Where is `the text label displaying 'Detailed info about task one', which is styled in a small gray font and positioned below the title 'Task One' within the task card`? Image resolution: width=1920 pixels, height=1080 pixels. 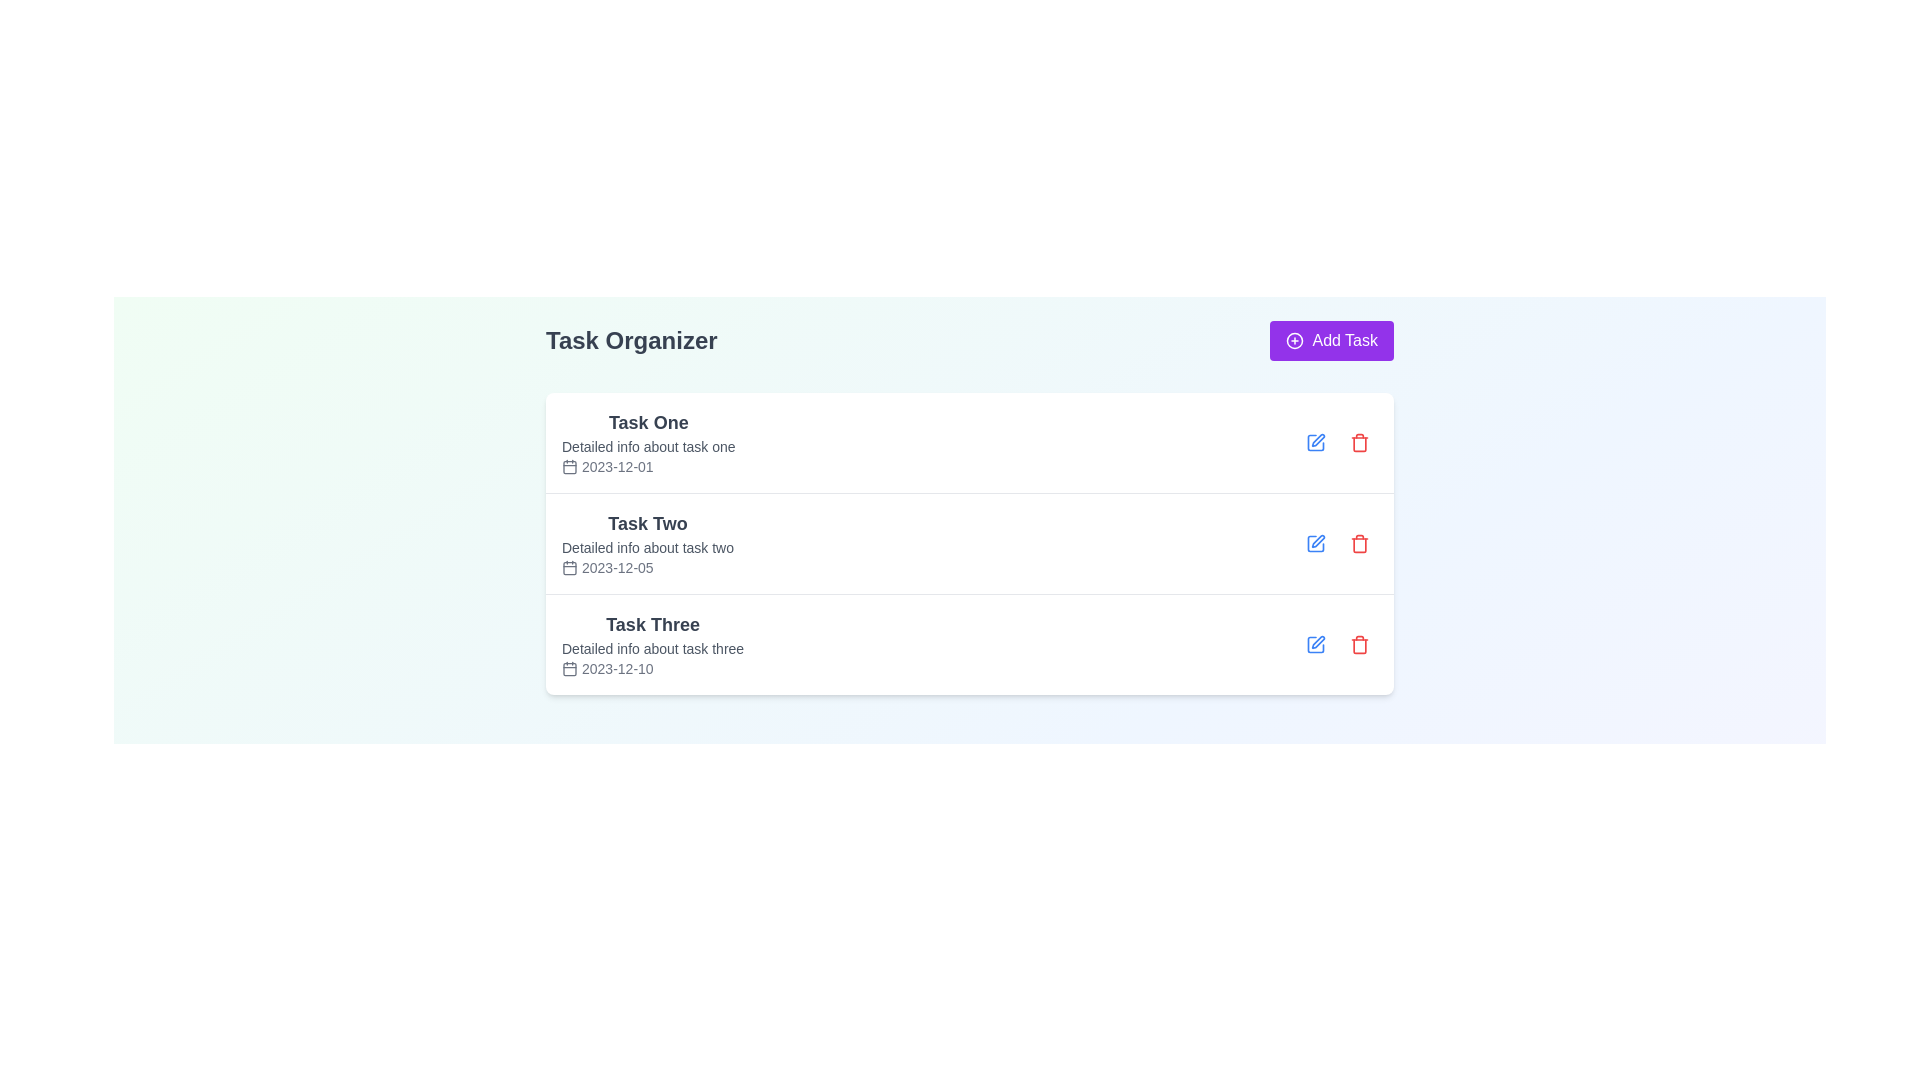 the text label displaying 'Detailed info about task one', which is styled in a small gray font and positioned below the title 'Task One' within the task card is located at coordinates (648, 446).